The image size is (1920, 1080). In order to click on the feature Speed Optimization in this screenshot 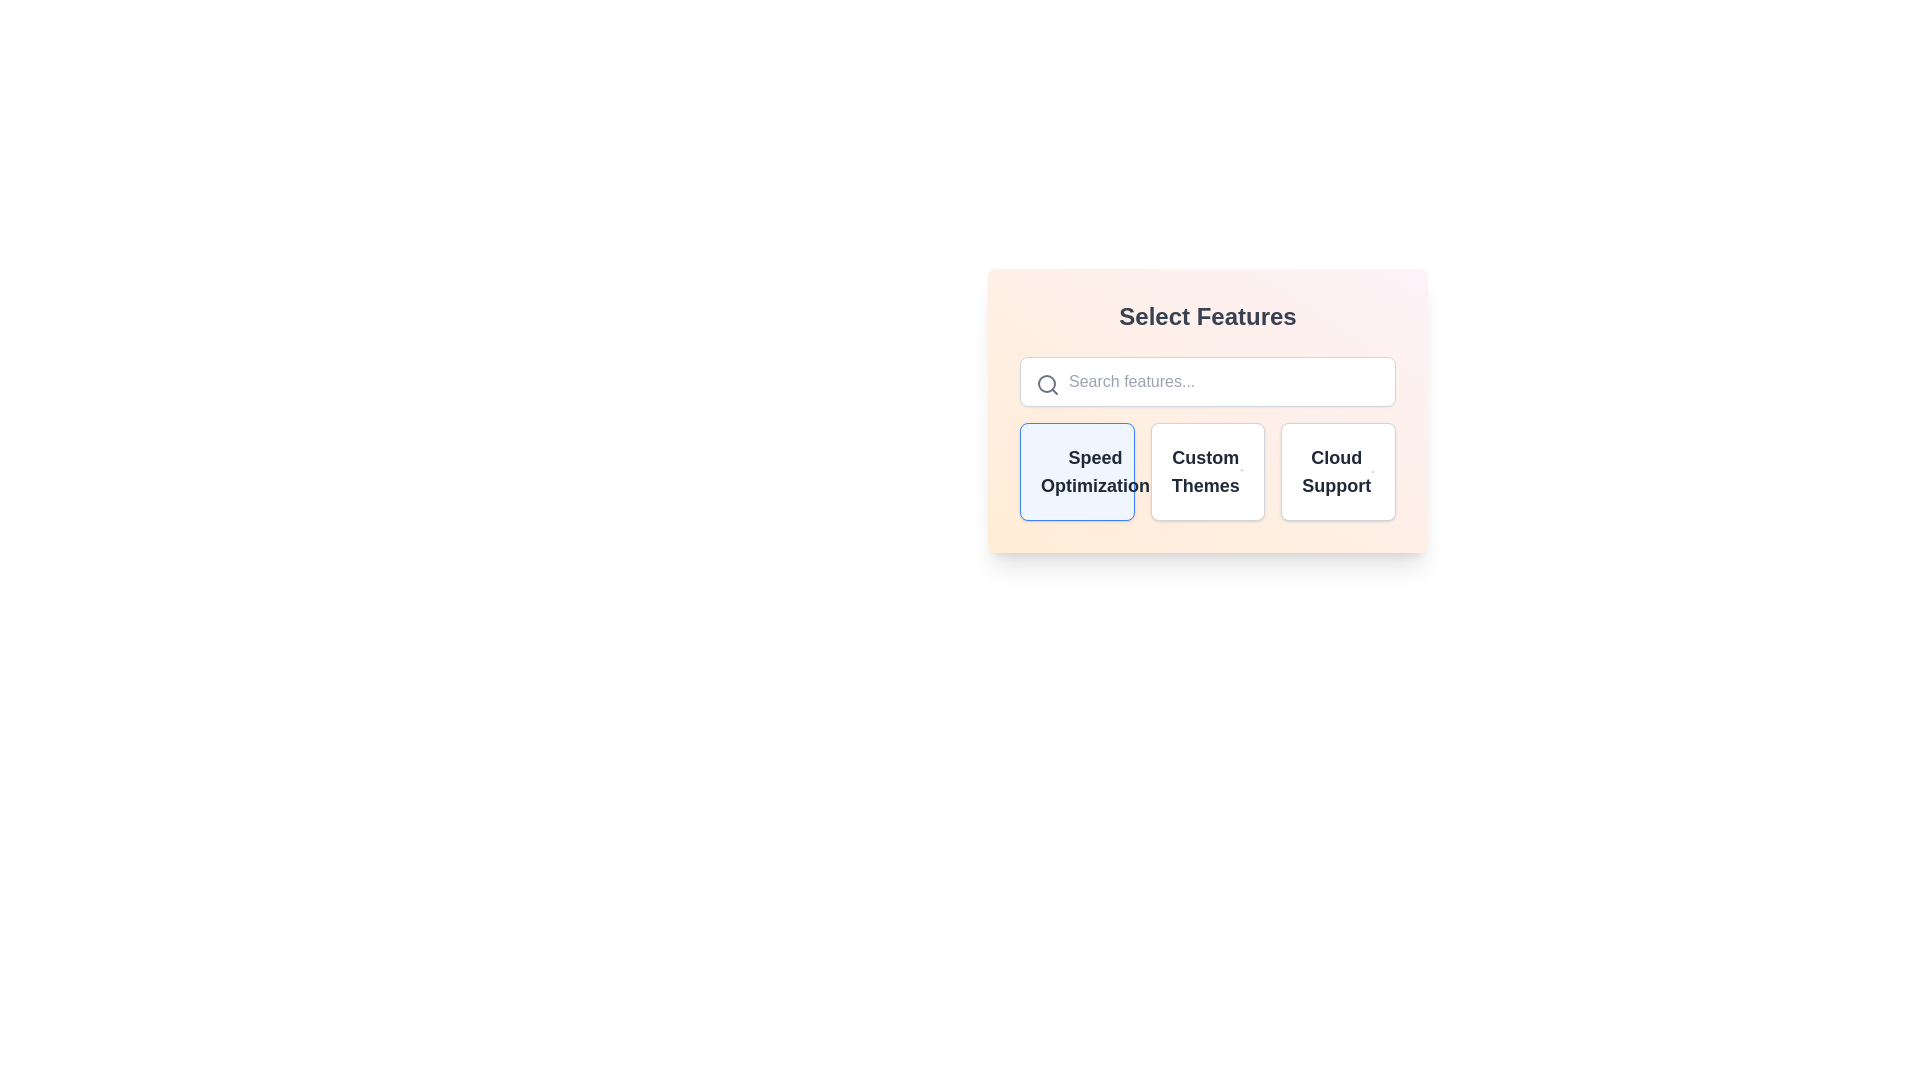, I will do `click(1075, 471)`.